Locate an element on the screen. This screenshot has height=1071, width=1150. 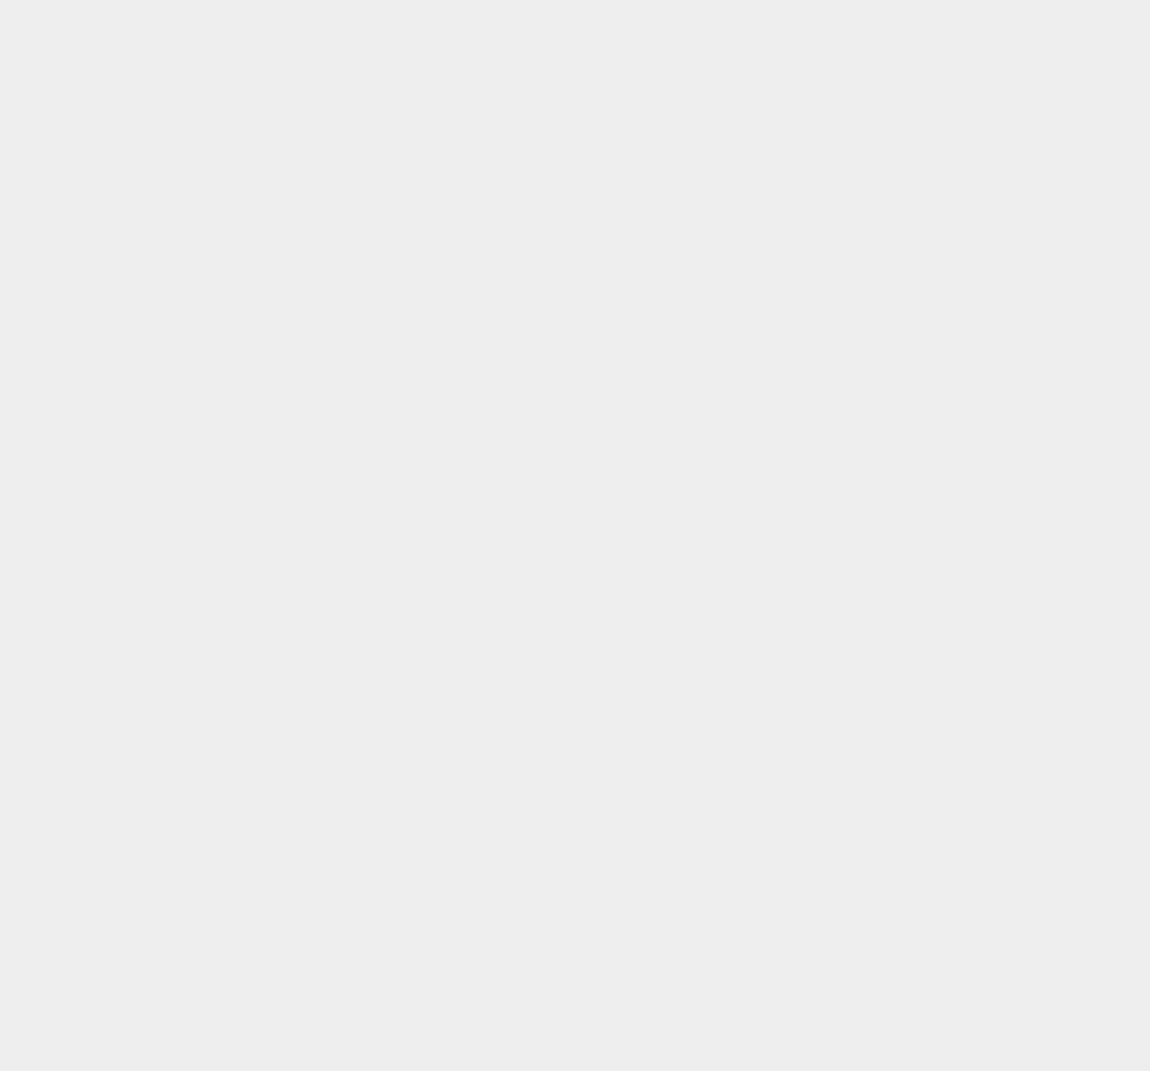
'iCloud' is located at coordinates (831, 920).